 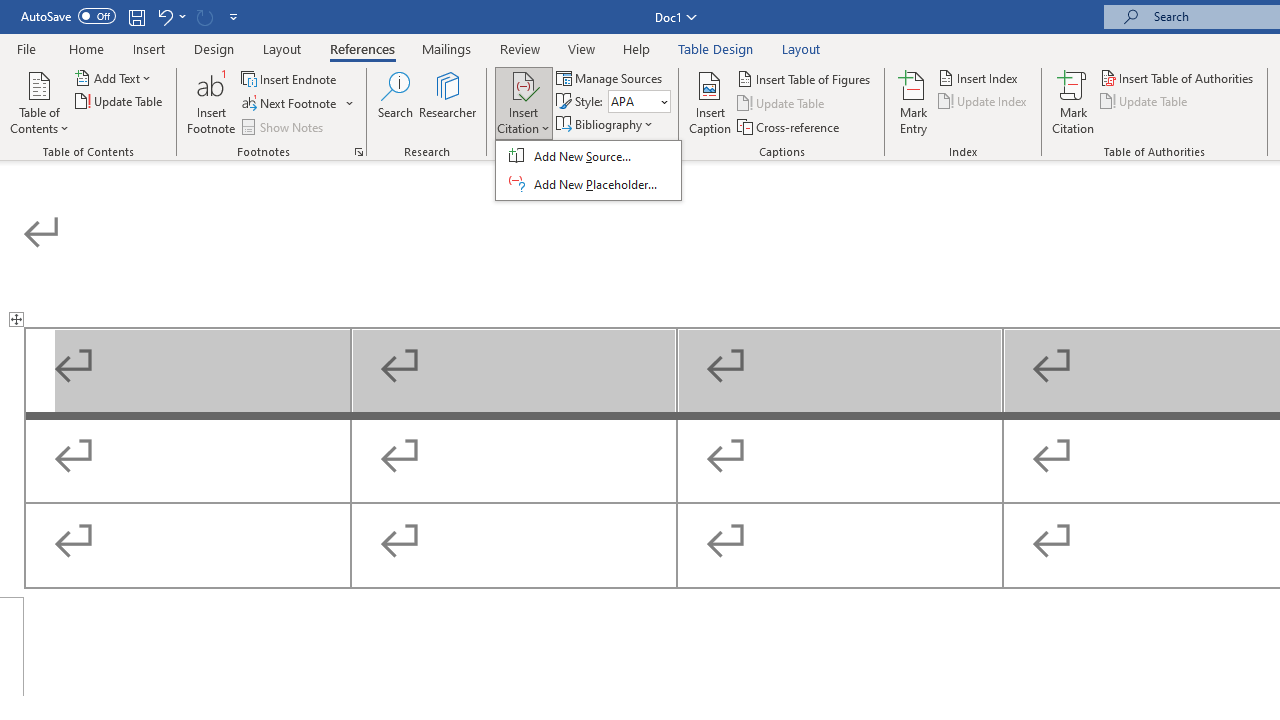 I want to click on 'Manage Sources...', so click(x=610, y=77).